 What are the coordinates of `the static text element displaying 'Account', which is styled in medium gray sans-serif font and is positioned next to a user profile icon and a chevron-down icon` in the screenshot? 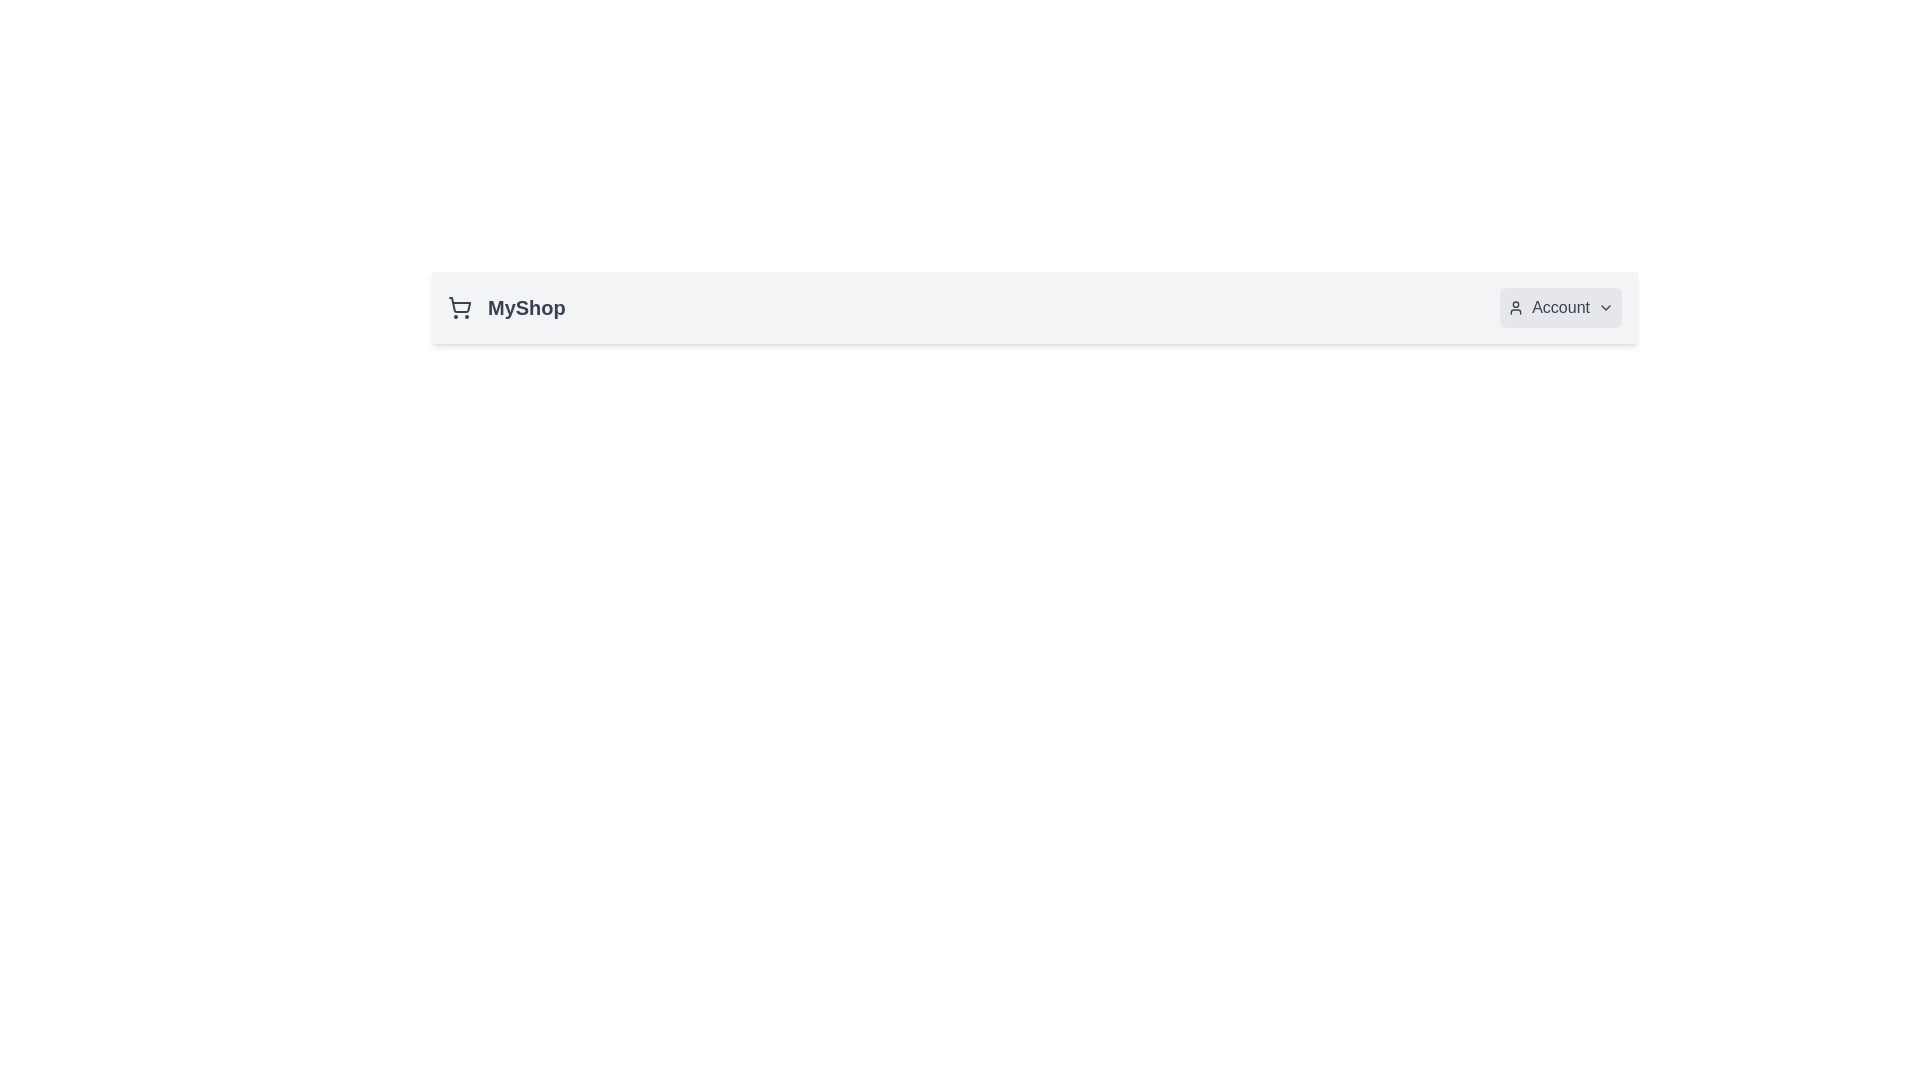 It's located at (1560, 308).